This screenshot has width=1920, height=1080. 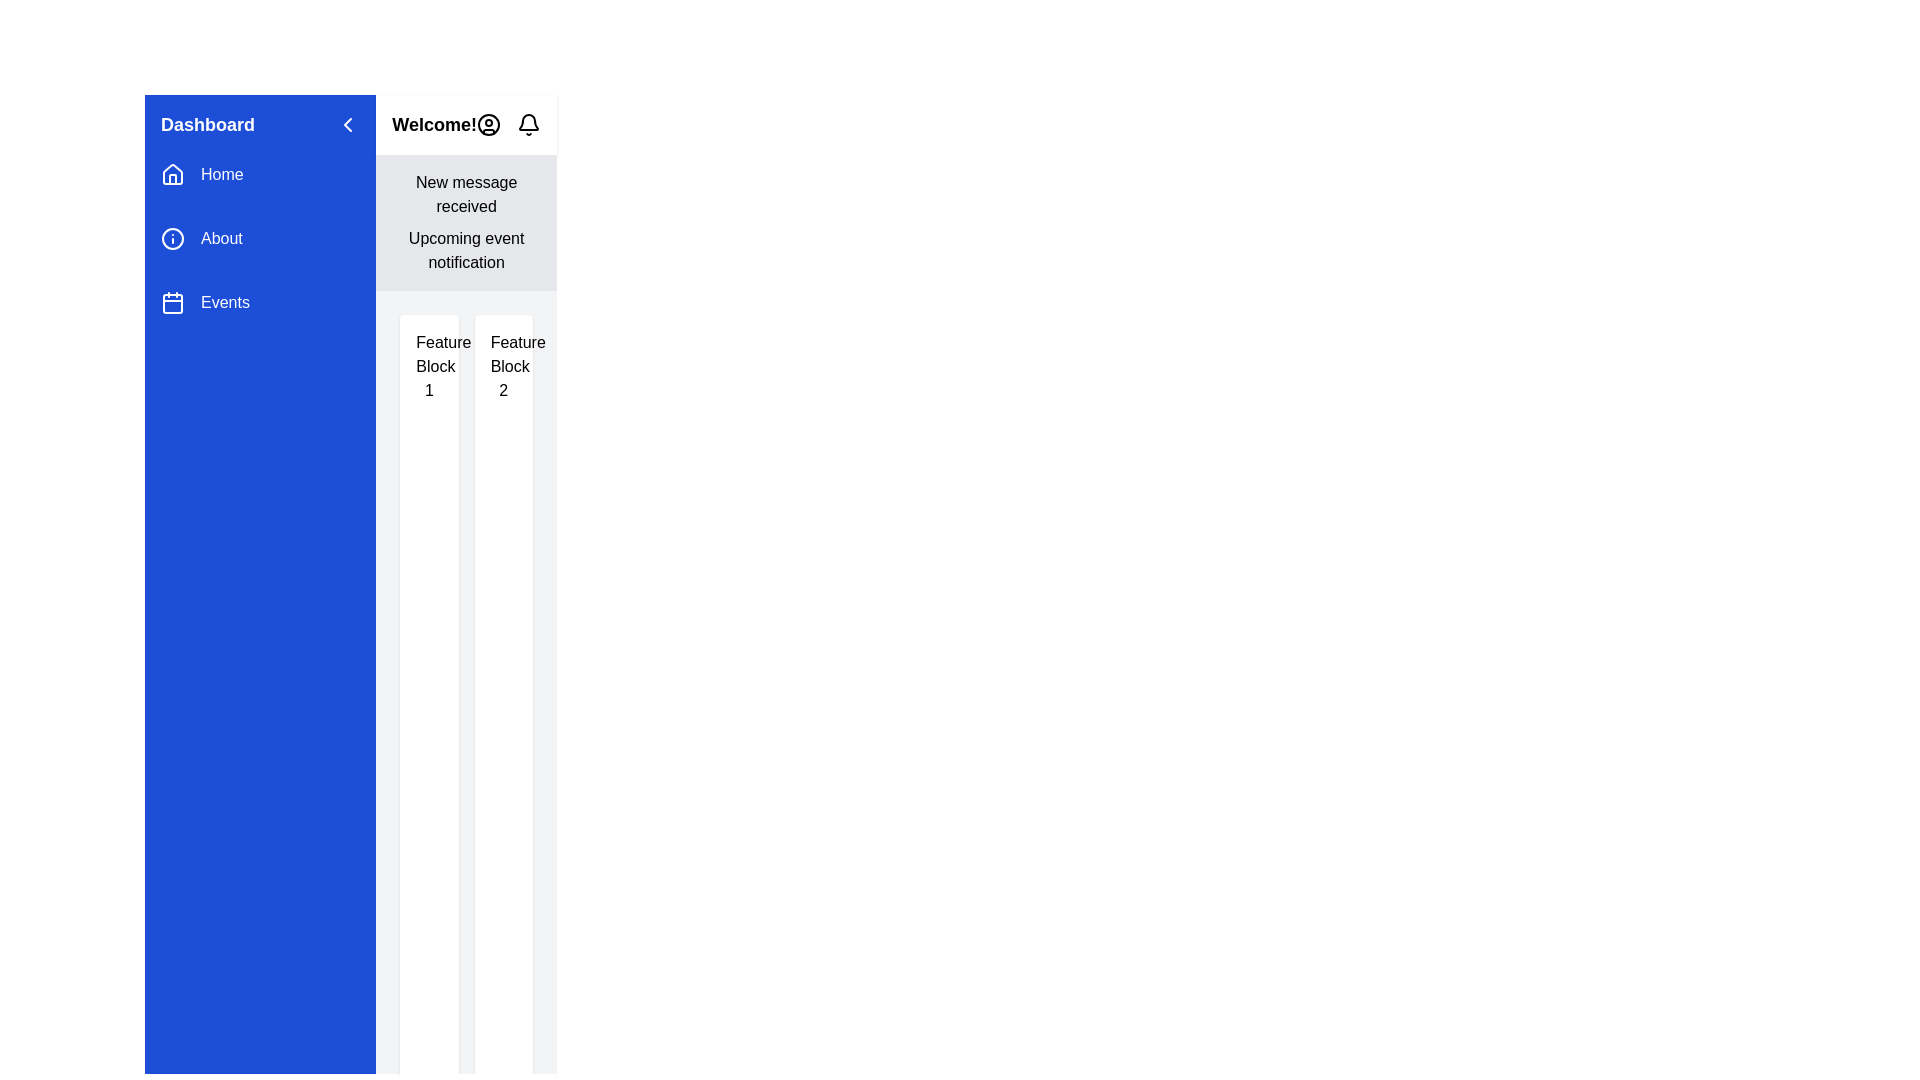 I want to click on the 'Events' text label, which is styled in white and located in the blue sidebar, positioned below 'Home' and 'About', and directly following a calendar icon, so click(x=225, y=303).